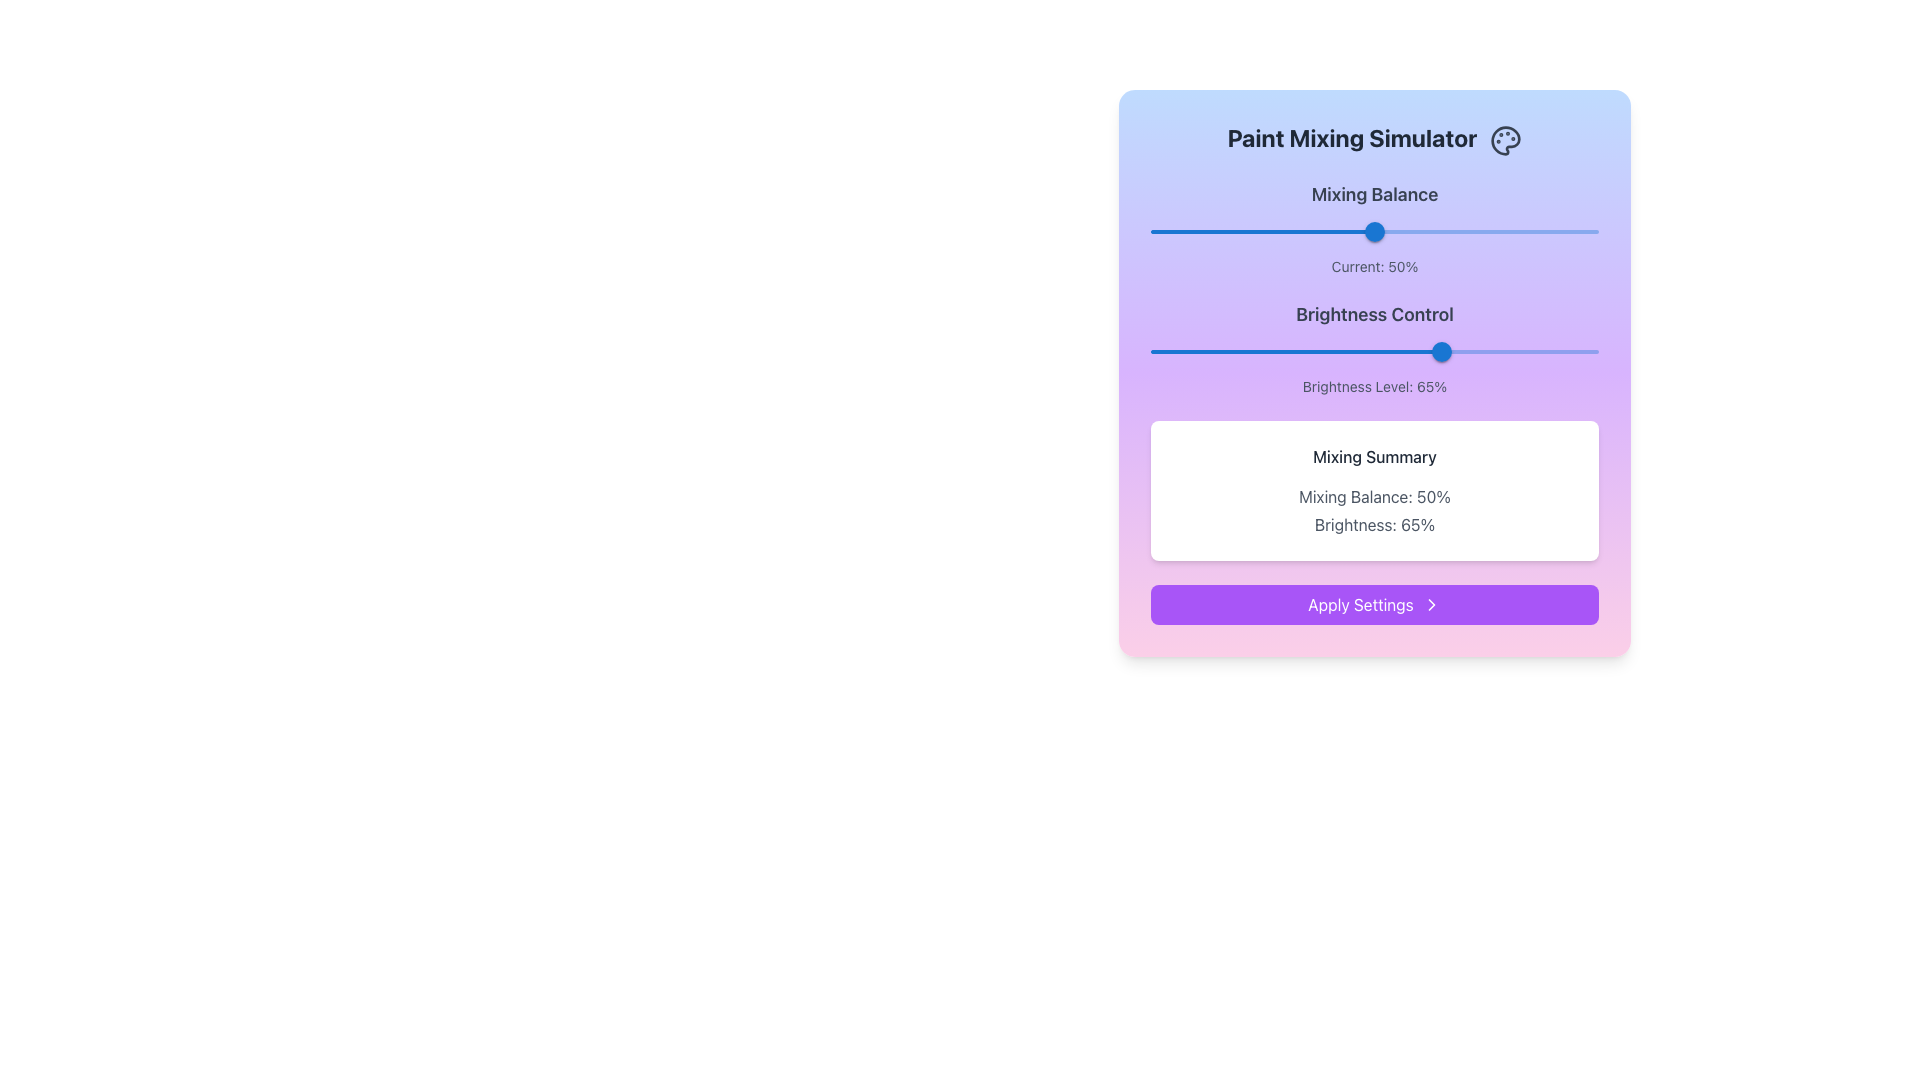 The image size is (1920, 1080). Describe the element at coordinates (1186, 230) in the screenshot. I see `the Mixing Balance slider` at that location.